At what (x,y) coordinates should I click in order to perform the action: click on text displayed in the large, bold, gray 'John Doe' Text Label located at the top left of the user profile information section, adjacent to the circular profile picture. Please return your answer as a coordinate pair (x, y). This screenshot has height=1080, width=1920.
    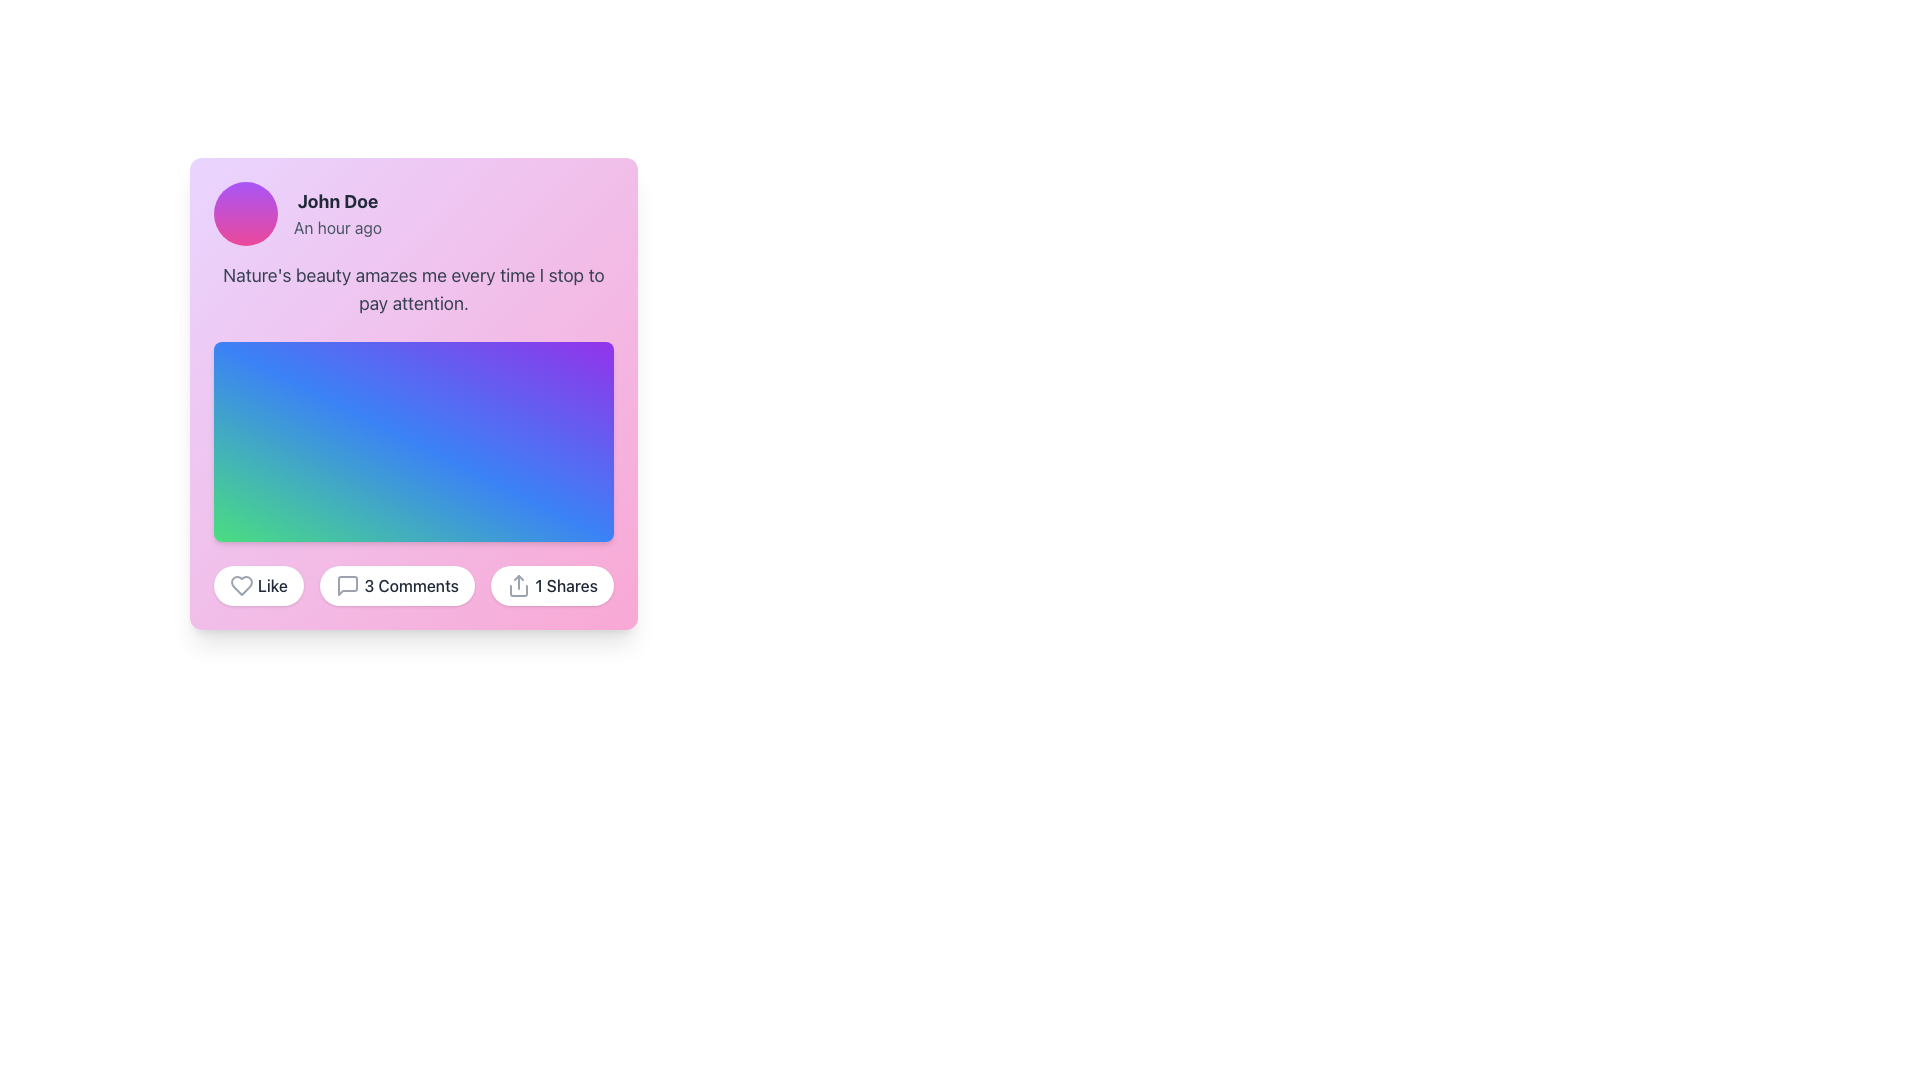
    Looking at the image, I should click on (337, 201).